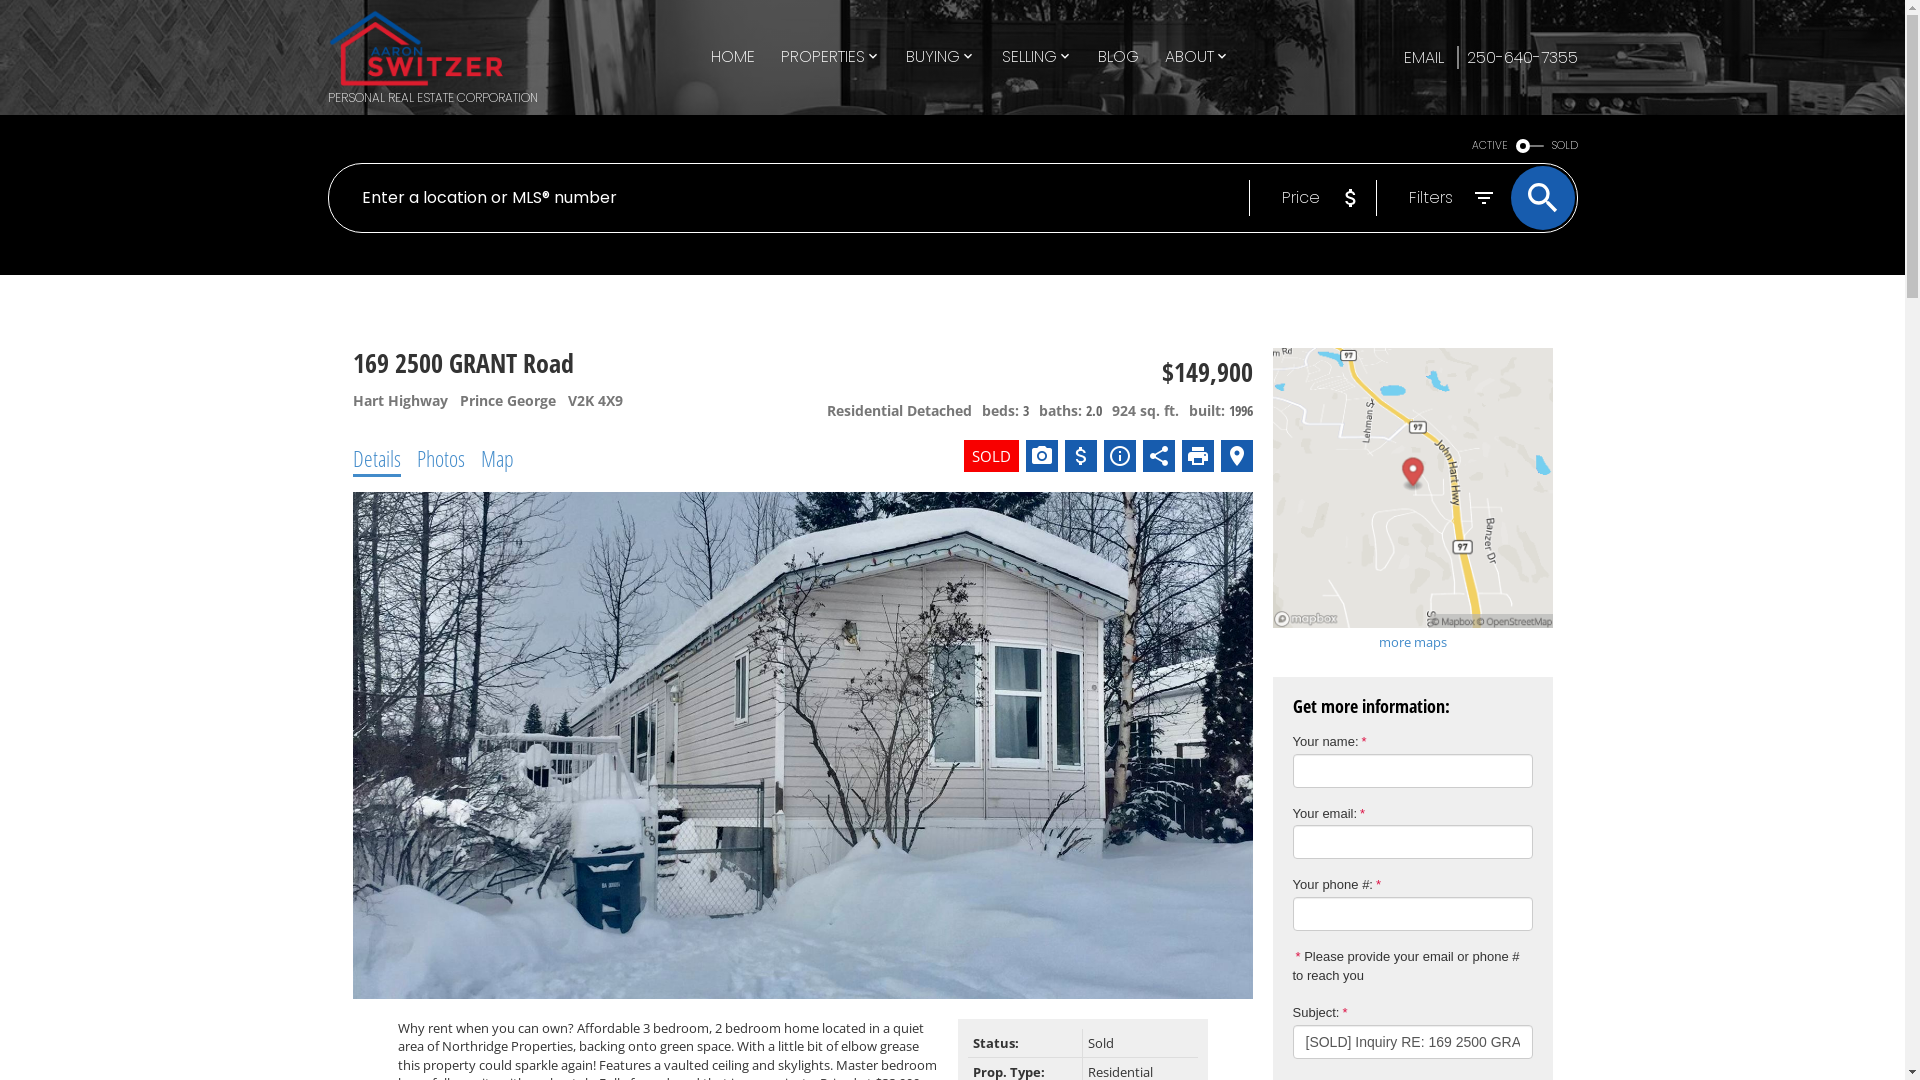 This screenshot has height=1080, width=1920. I want to click on 'Calculate Mortgage', so click(1063, 455).